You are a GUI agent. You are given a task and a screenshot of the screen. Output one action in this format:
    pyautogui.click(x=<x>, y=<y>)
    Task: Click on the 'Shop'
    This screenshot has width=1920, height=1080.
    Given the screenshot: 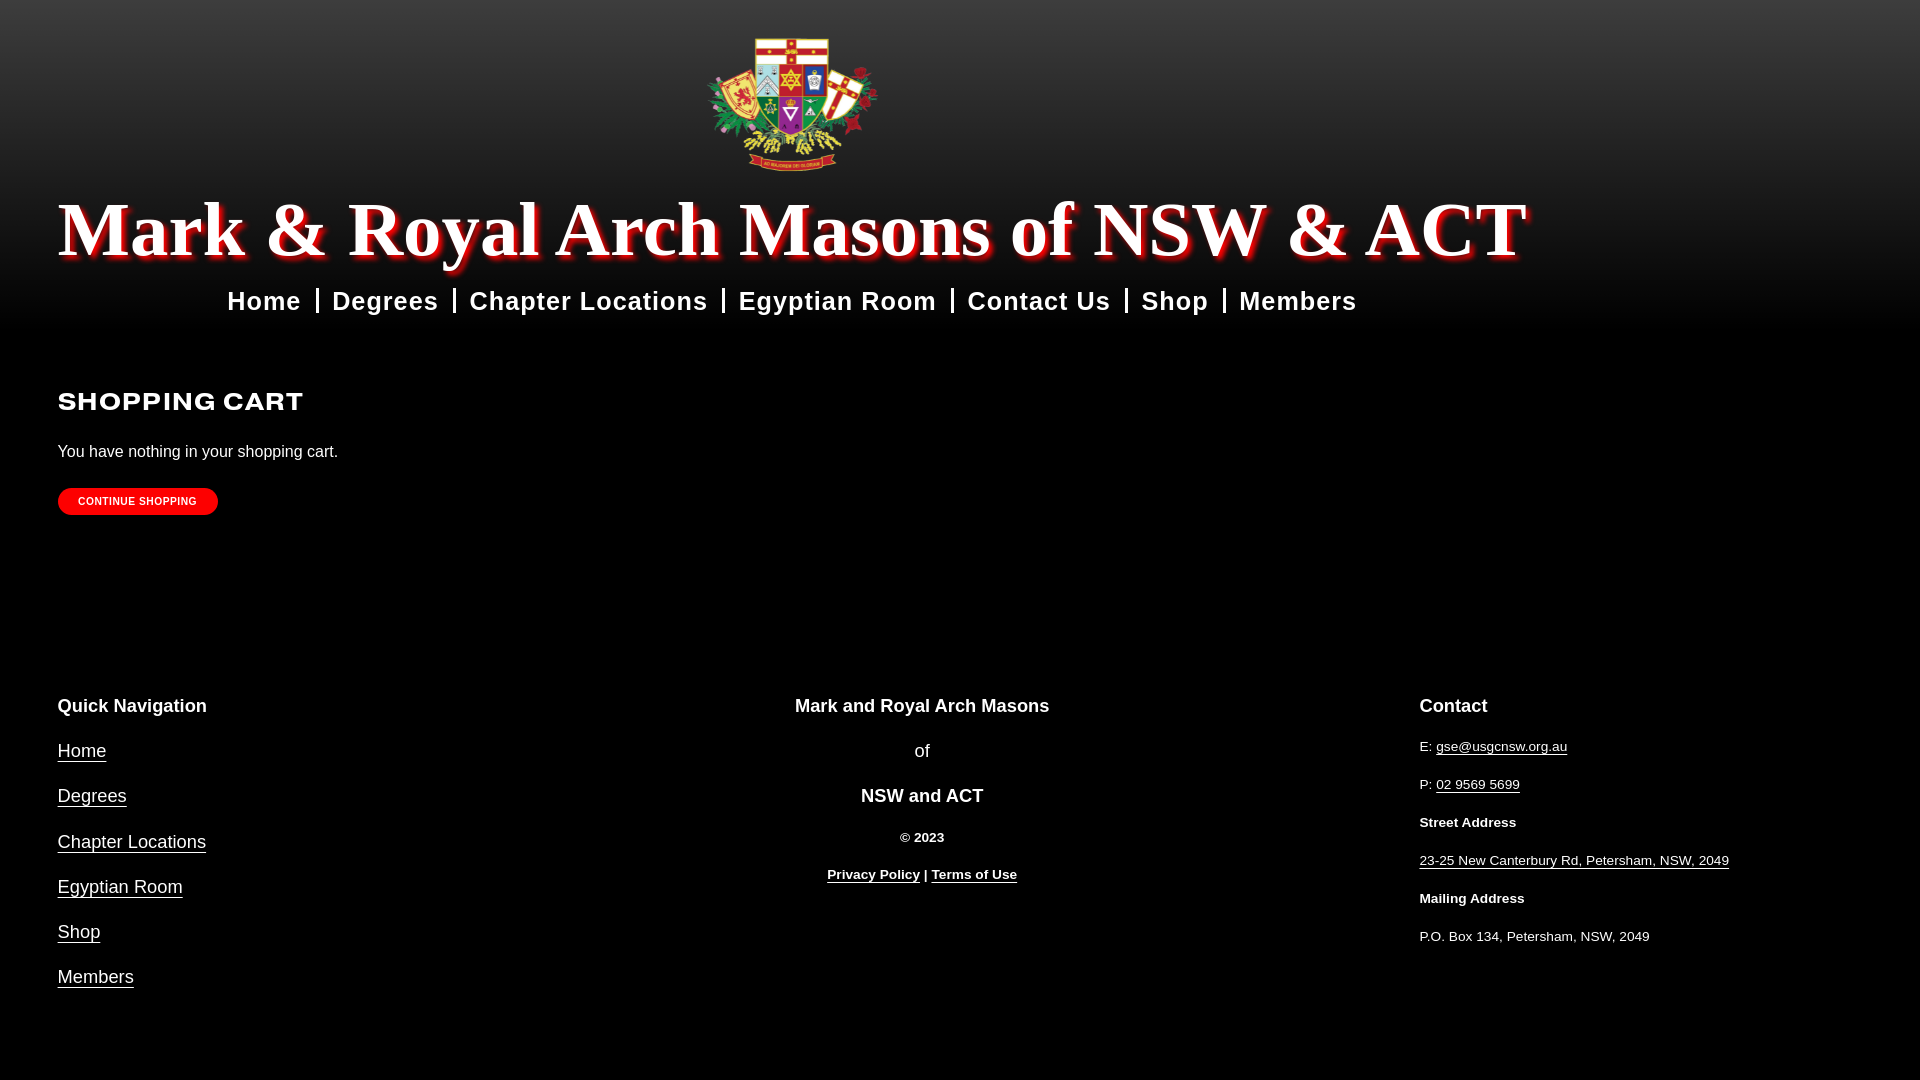 What is the action you would take?
    pyautogui.click(x=79, y=931)
    